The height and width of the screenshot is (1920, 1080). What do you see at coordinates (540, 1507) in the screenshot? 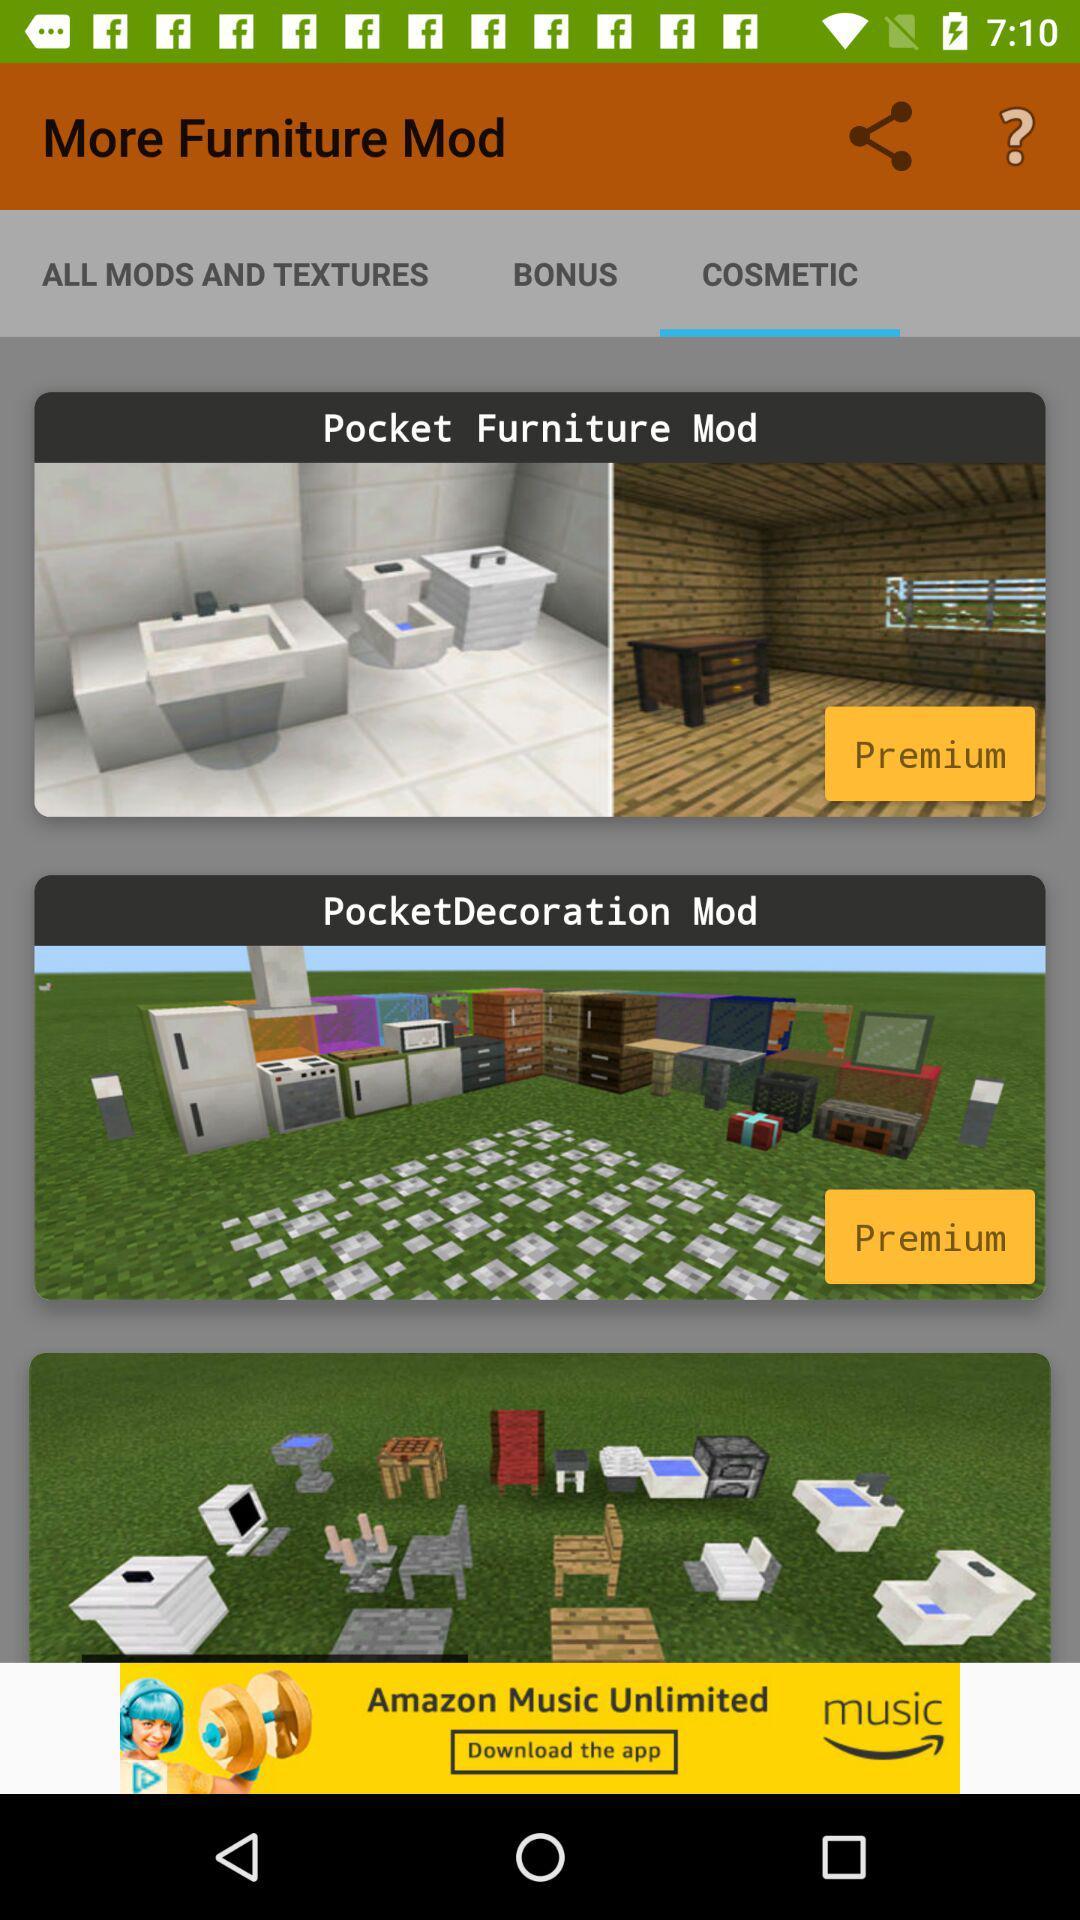
I see `open mod` at bounding box center [540, 1507].